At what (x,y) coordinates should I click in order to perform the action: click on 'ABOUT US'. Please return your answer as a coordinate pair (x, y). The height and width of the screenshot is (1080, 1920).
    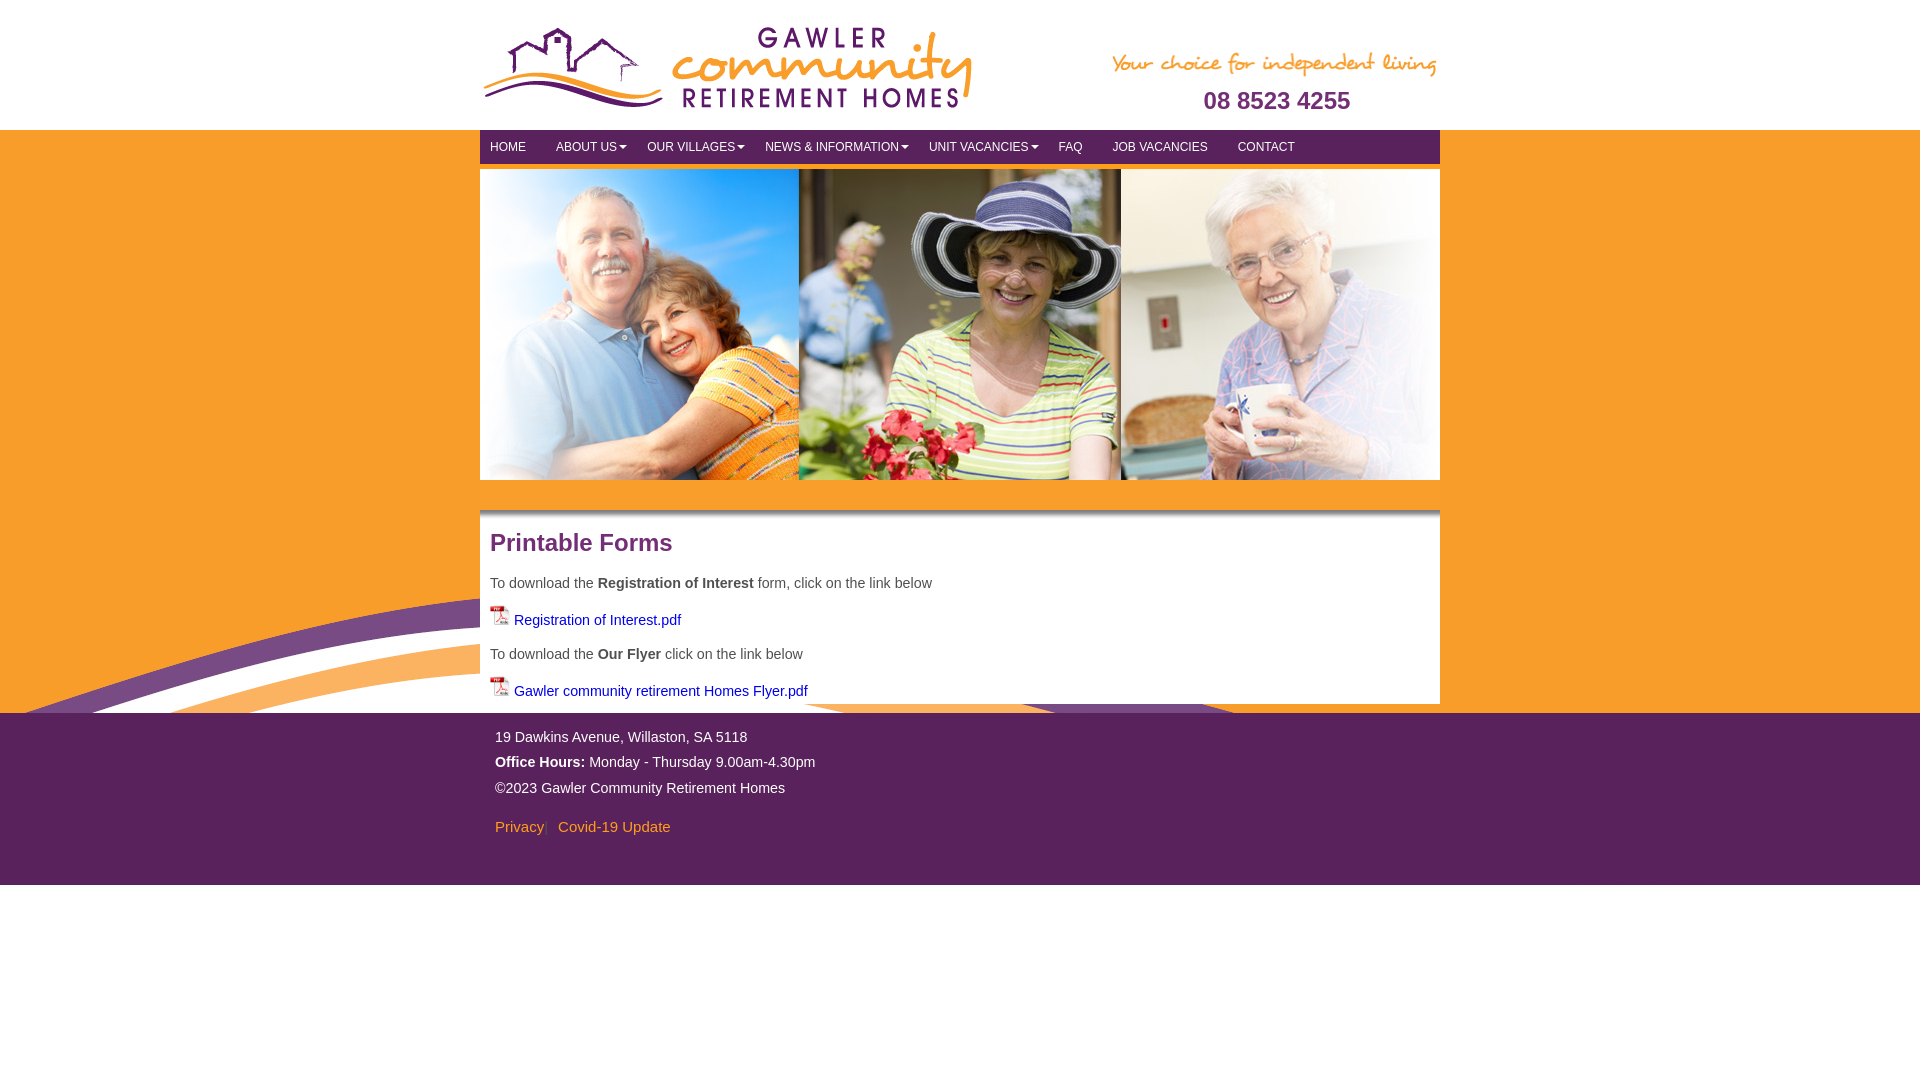
    Looking at the image, I should click on (590, 145).